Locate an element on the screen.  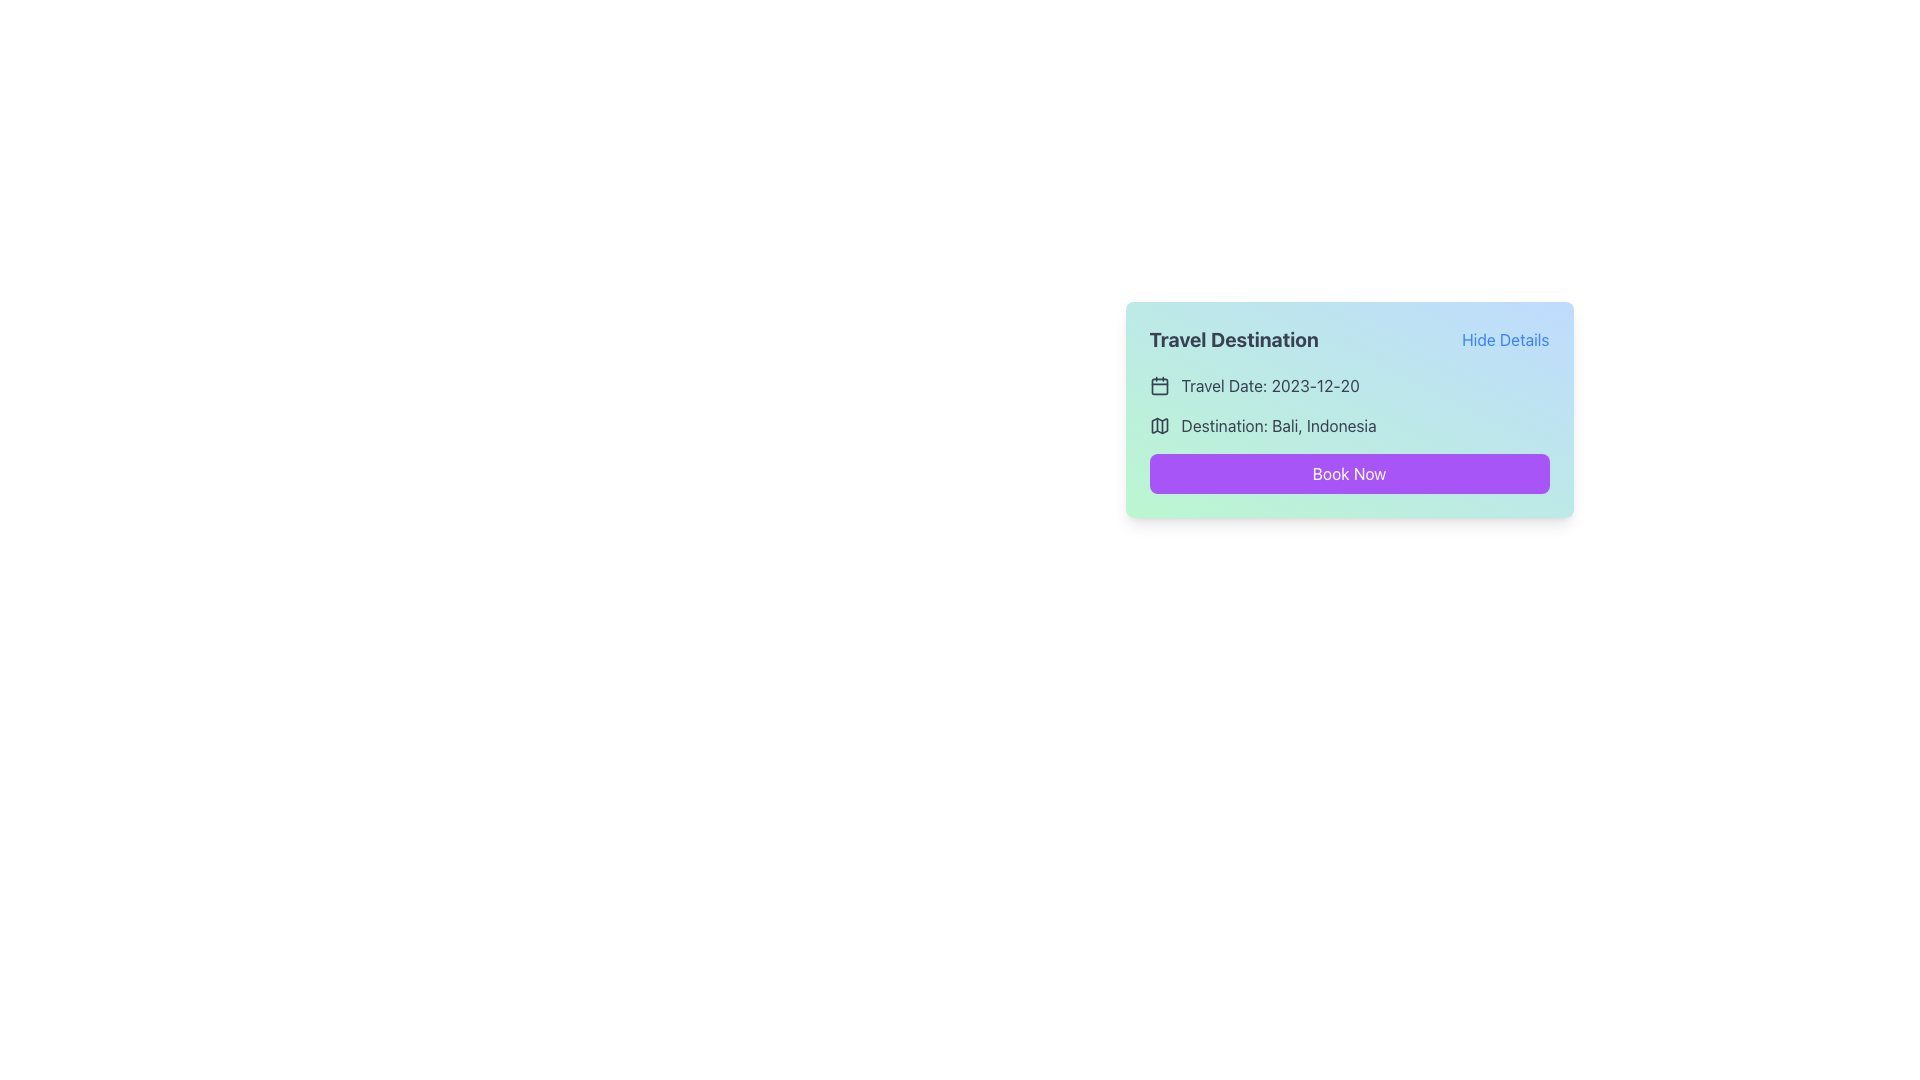
the static text displaying the travel date '2023-12-20', which is the second inline component in the 'Travel Destination' section, located to the right of a calendar icon is located at coordinates (1269, 385).